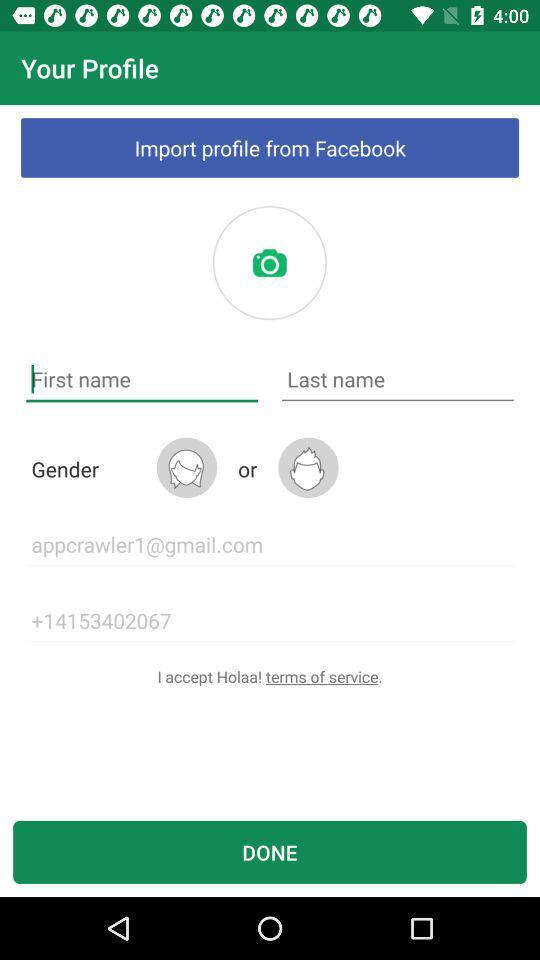 This screenshot has height=960, width=540. Describe the element at coordinates (269, 262) in the screenshot. I see `profile photo` at that location.